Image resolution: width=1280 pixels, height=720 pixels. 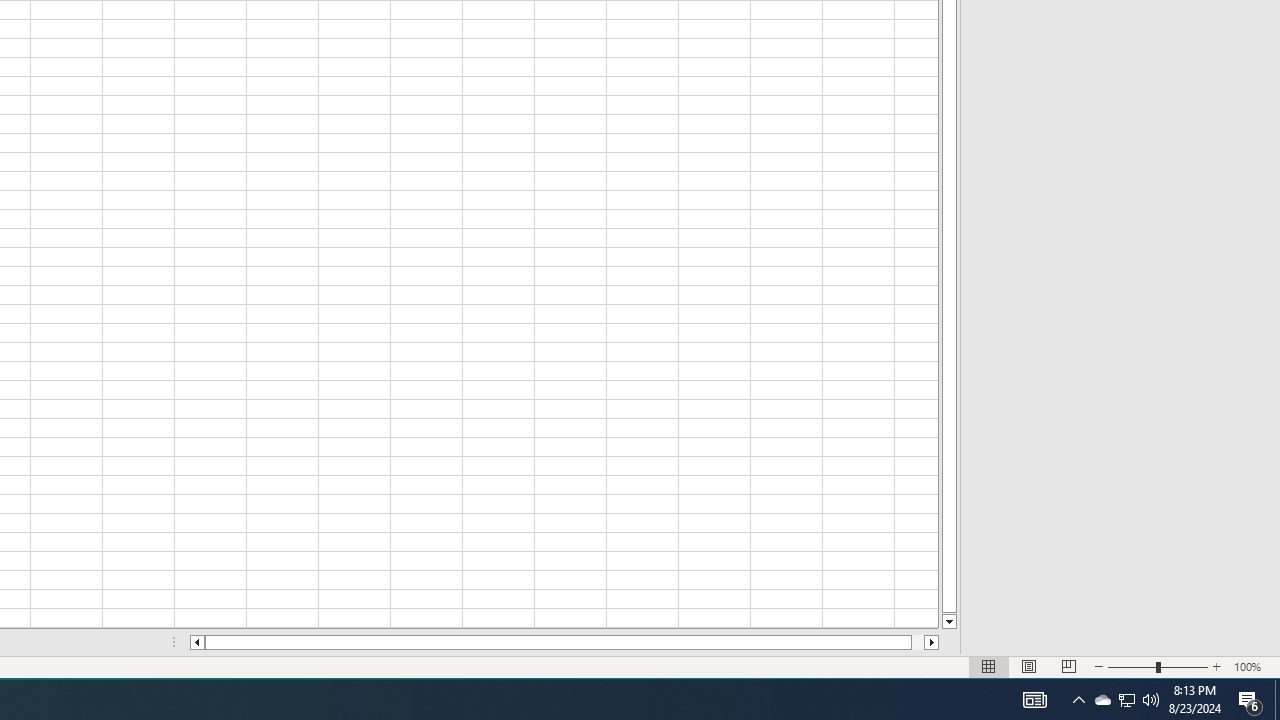 I want to click on 'User Promoted Notification Area', so click(x=1127, y=698).